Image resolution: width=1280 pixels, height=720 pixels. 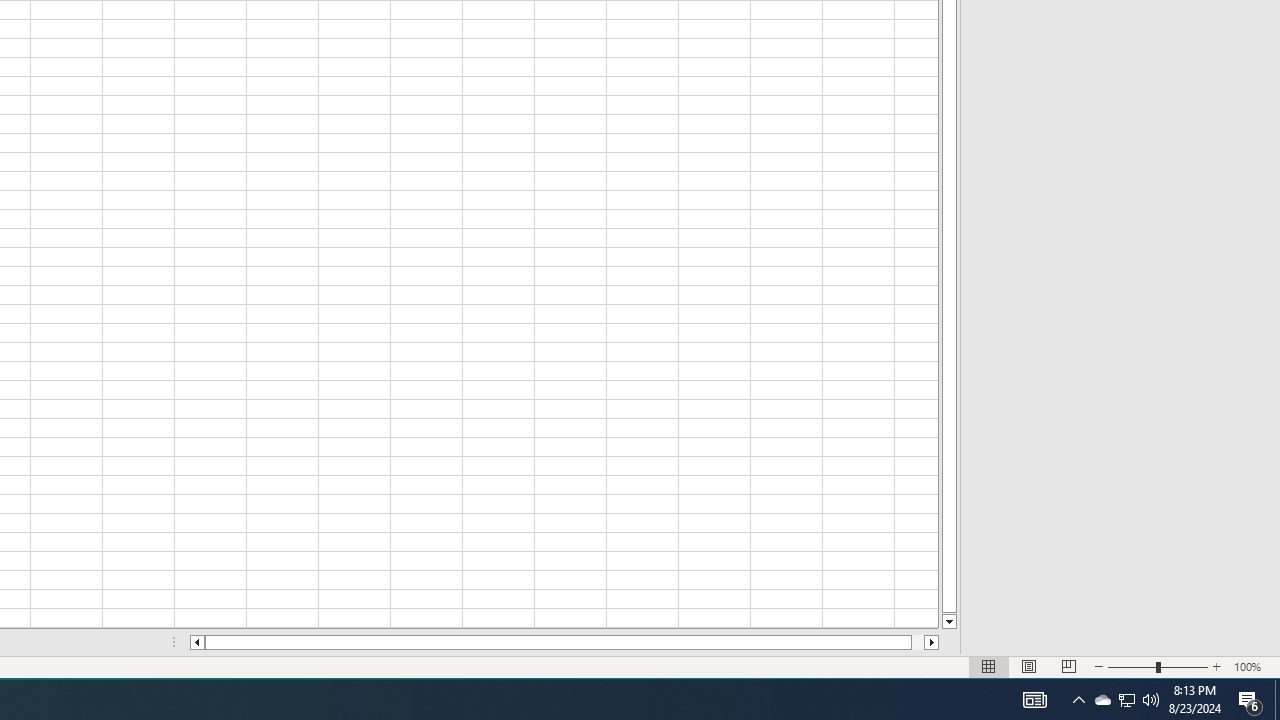 I want to click on 'User Promoted Notification Area', so click(x=1127, y=698).